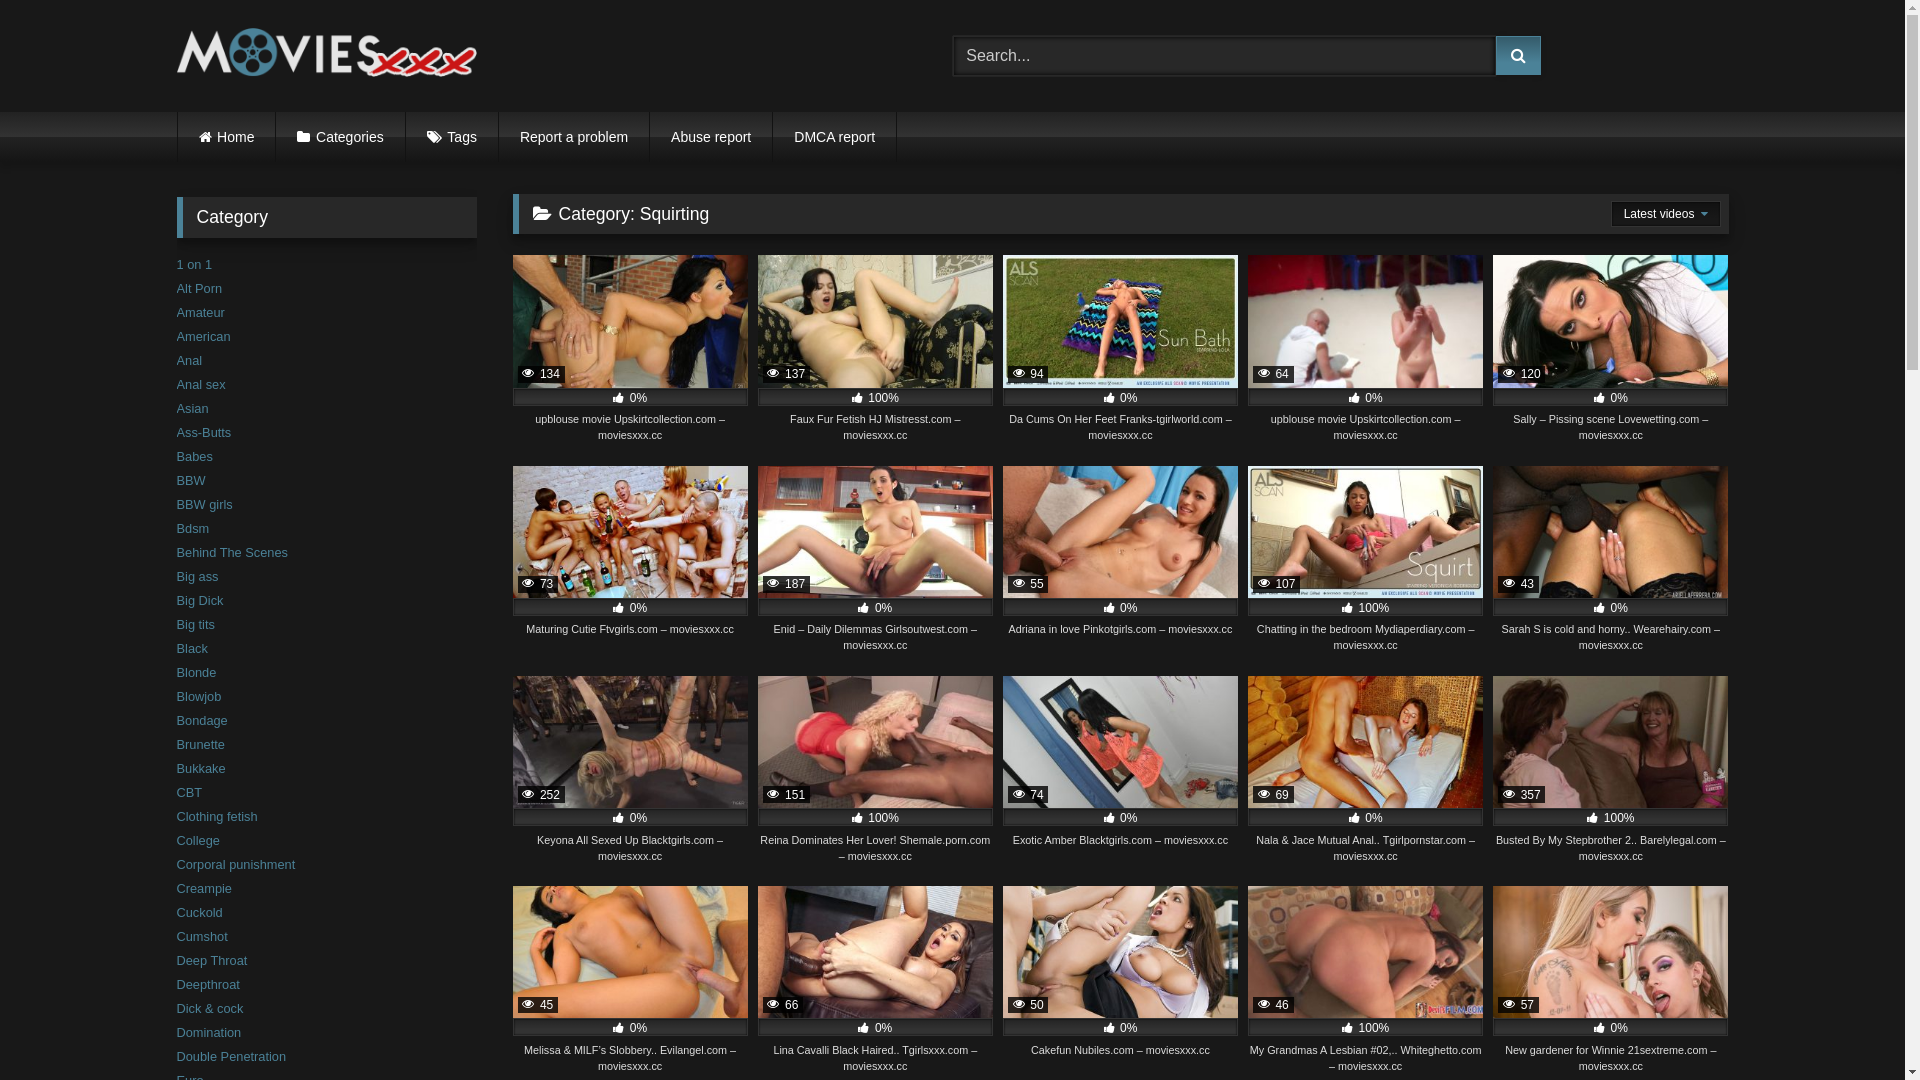 Image resolution: width=1920 pixels, height=1080 pixels. What do you see at coordinates (176, 791) in the screenshot?
I see `'CBT'` at bounding box center [176, 791].